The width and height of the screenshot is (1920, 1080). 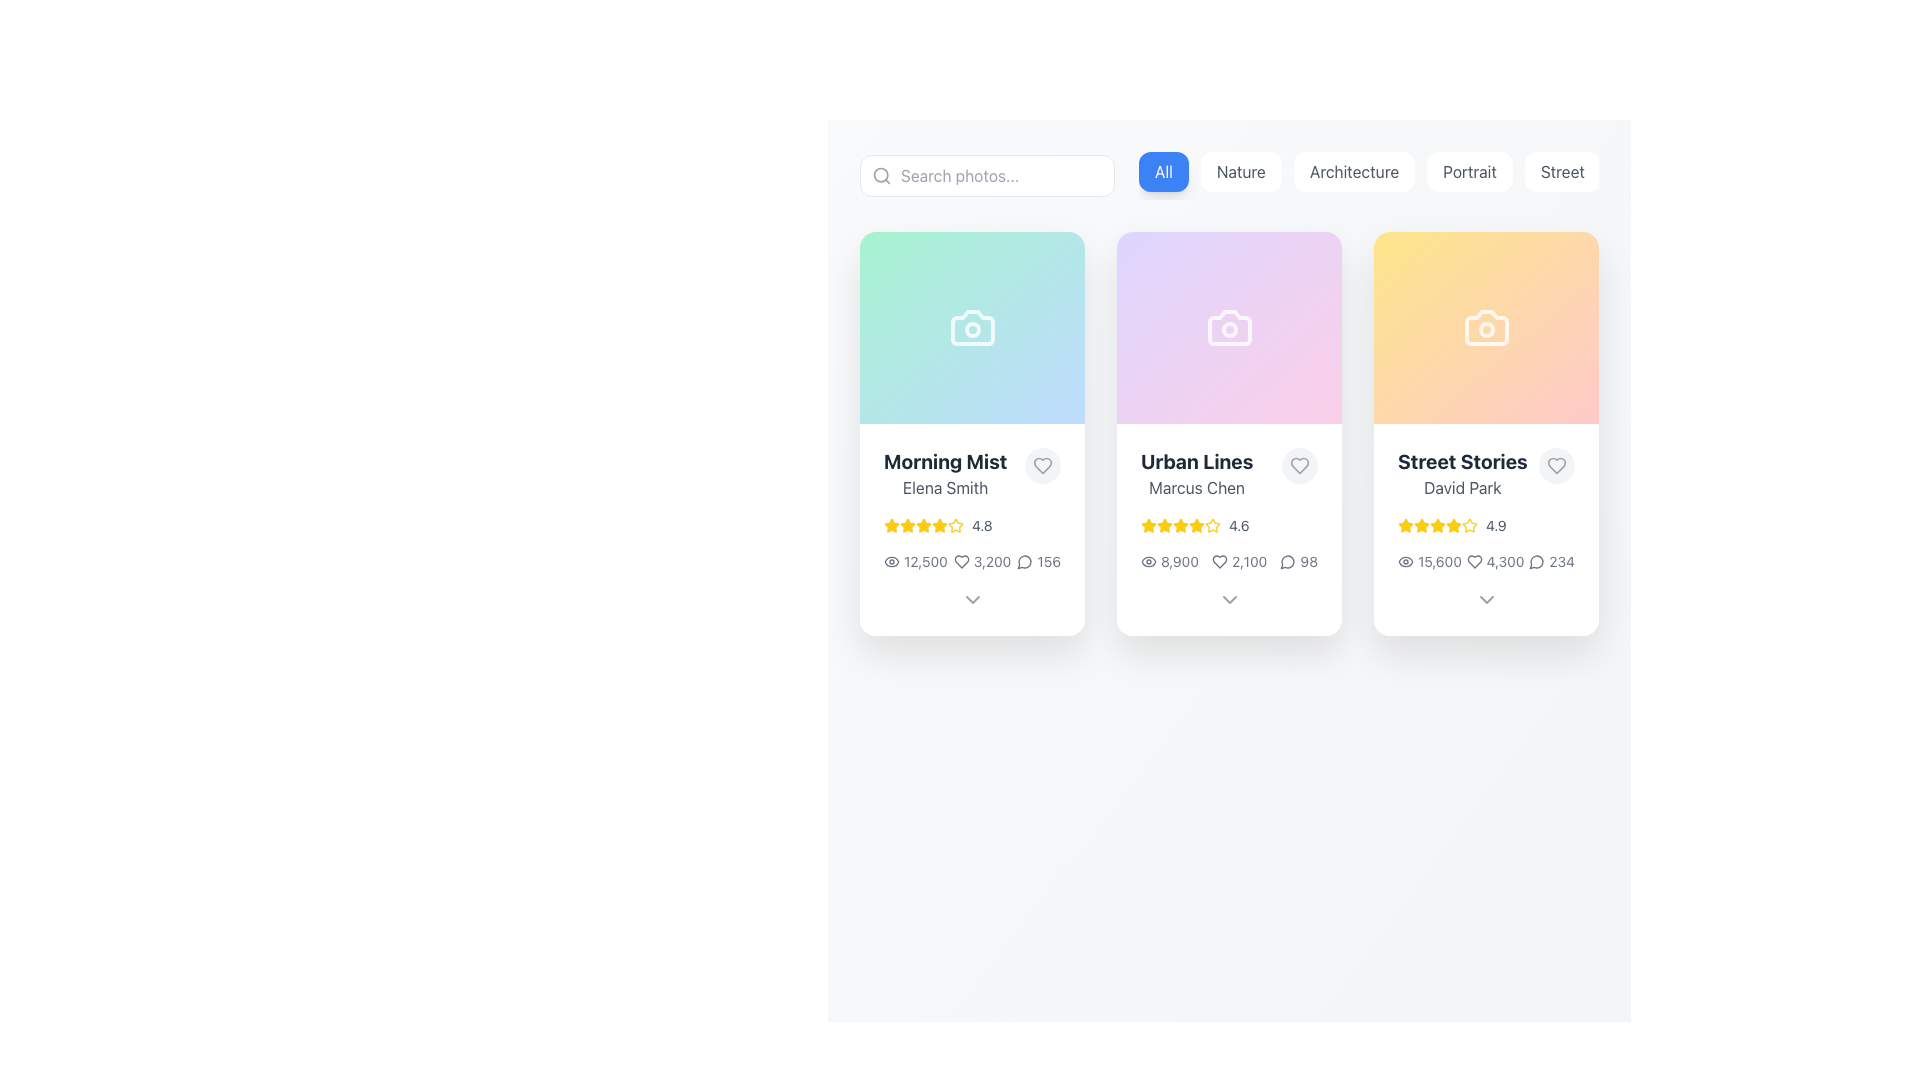 What do you see at coordinates (954, 524) in the screenshot?
I see `the second yellow star in the rating system for the 'Morning Mist' card` at bounding box center [954, 524].